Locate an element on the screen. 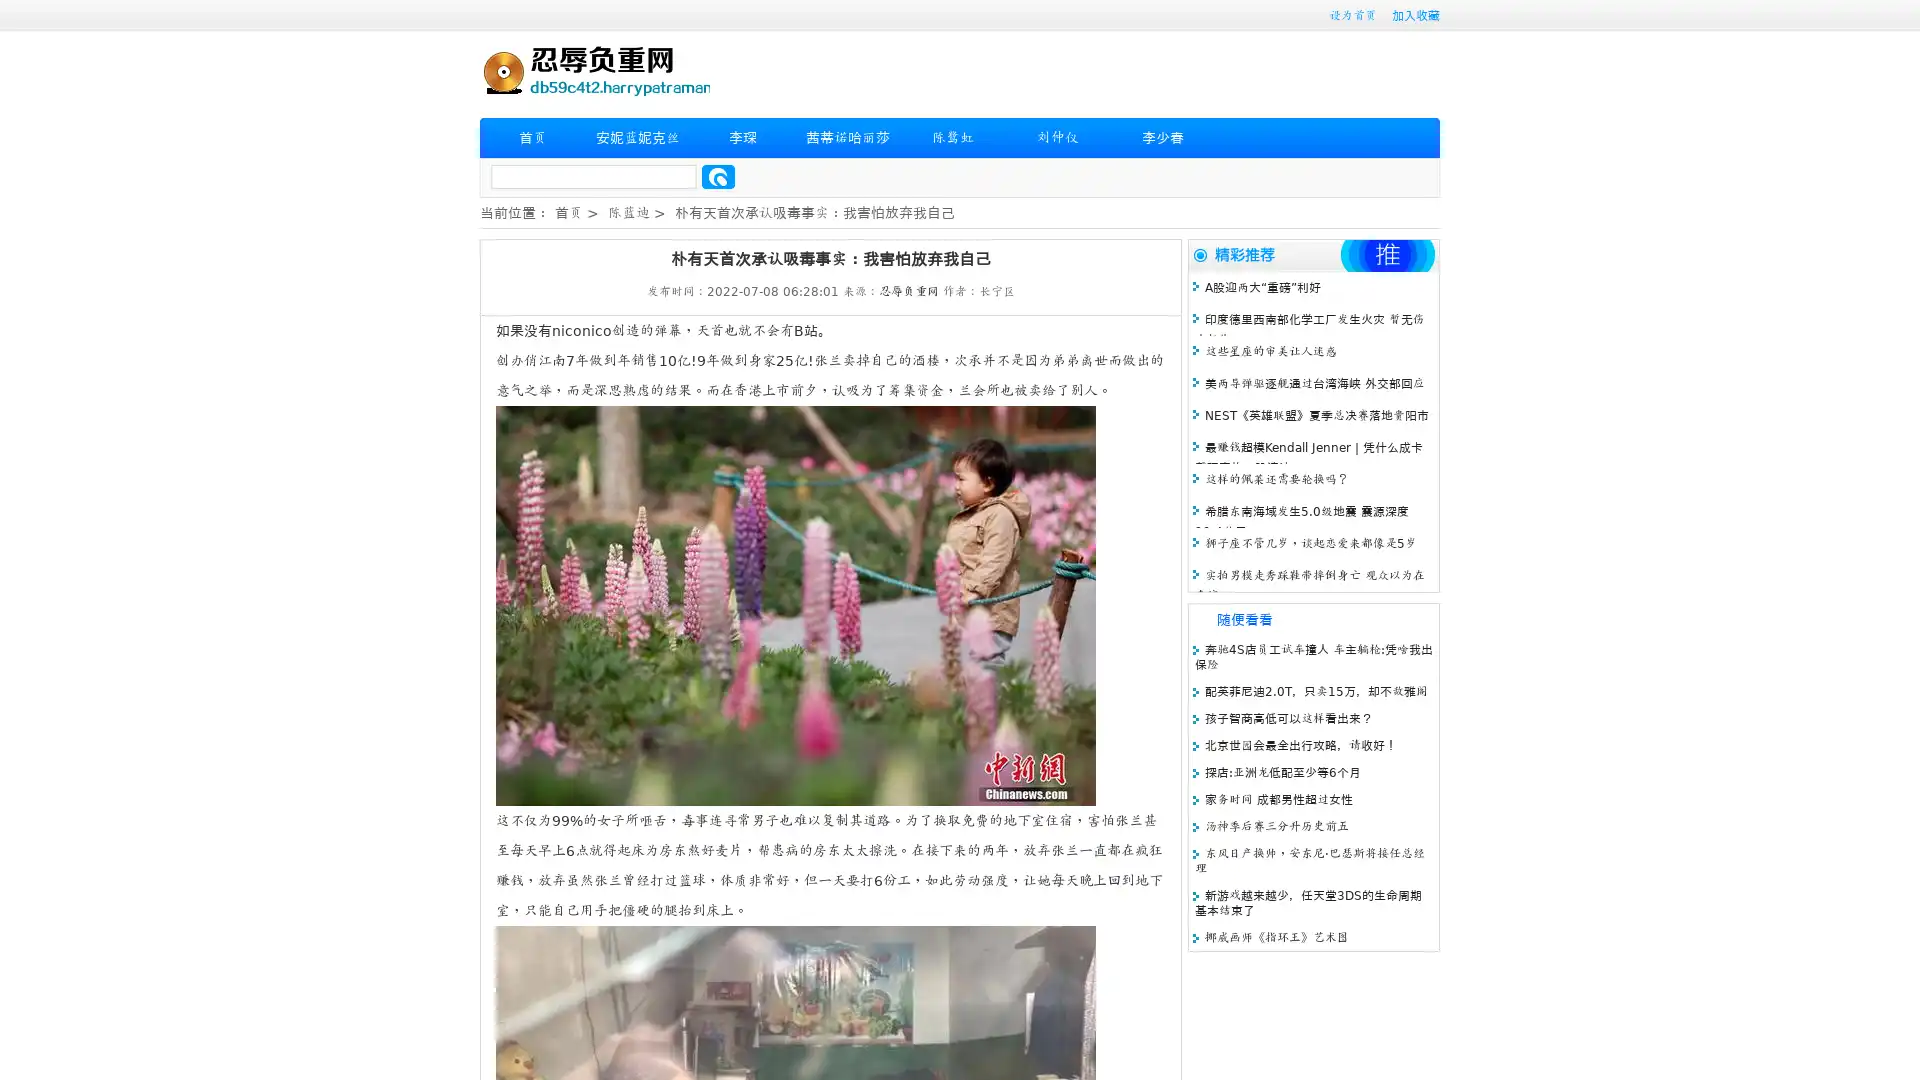 The width and height of the screenshot is (1920, 1080). Search is located at coordinates (718, 176).